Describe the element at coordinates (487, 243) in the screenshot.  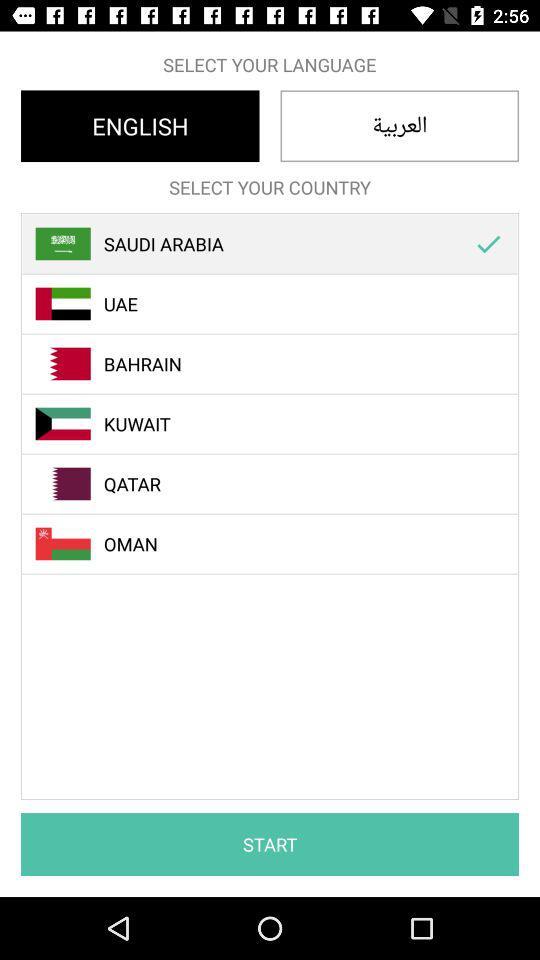
I see `the icon to the right of the saudi arabia icon` at that location.